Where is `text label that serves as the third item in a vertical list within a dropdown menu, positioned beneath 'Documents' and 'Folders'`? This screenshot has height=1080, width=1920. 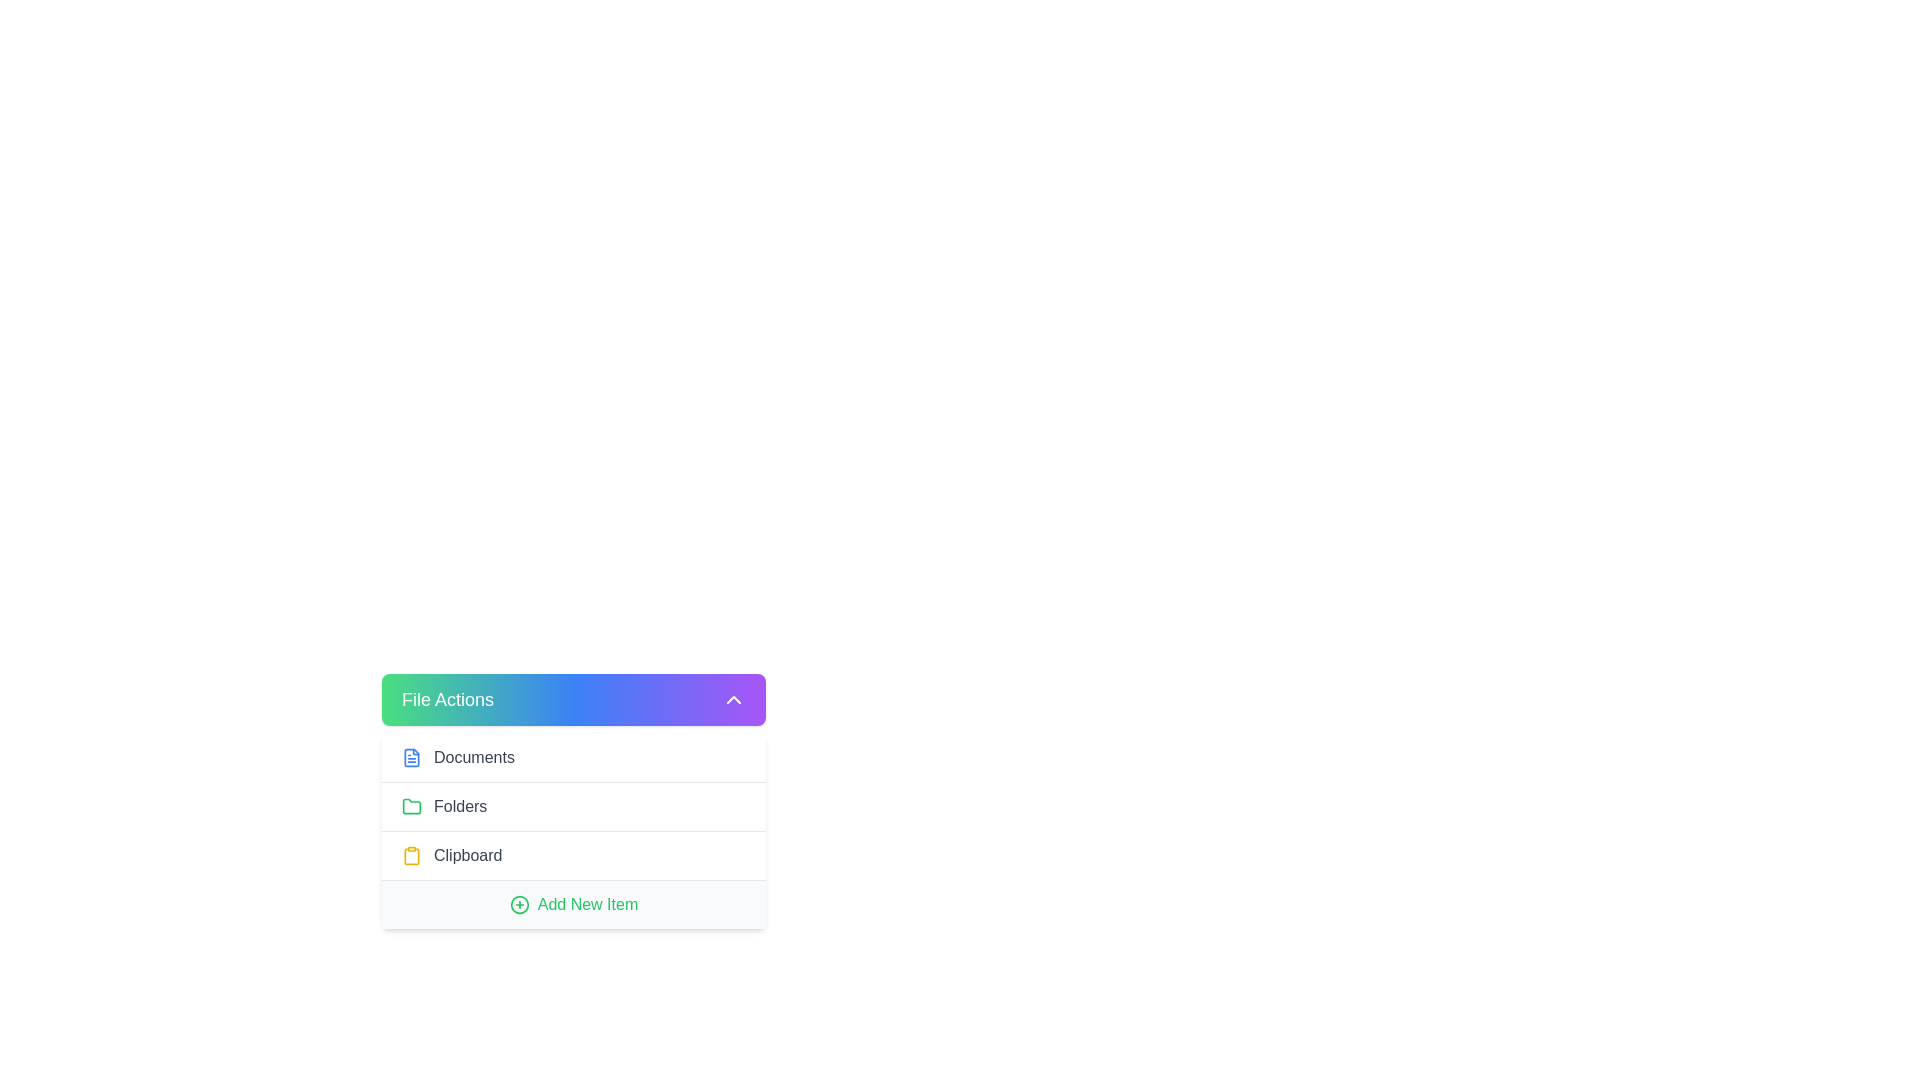
text label that serves as the third item in a vertical list within a dropdown menu, positioned beneath 'Documents' and 'Folders' is located at coordinates (467, 855).